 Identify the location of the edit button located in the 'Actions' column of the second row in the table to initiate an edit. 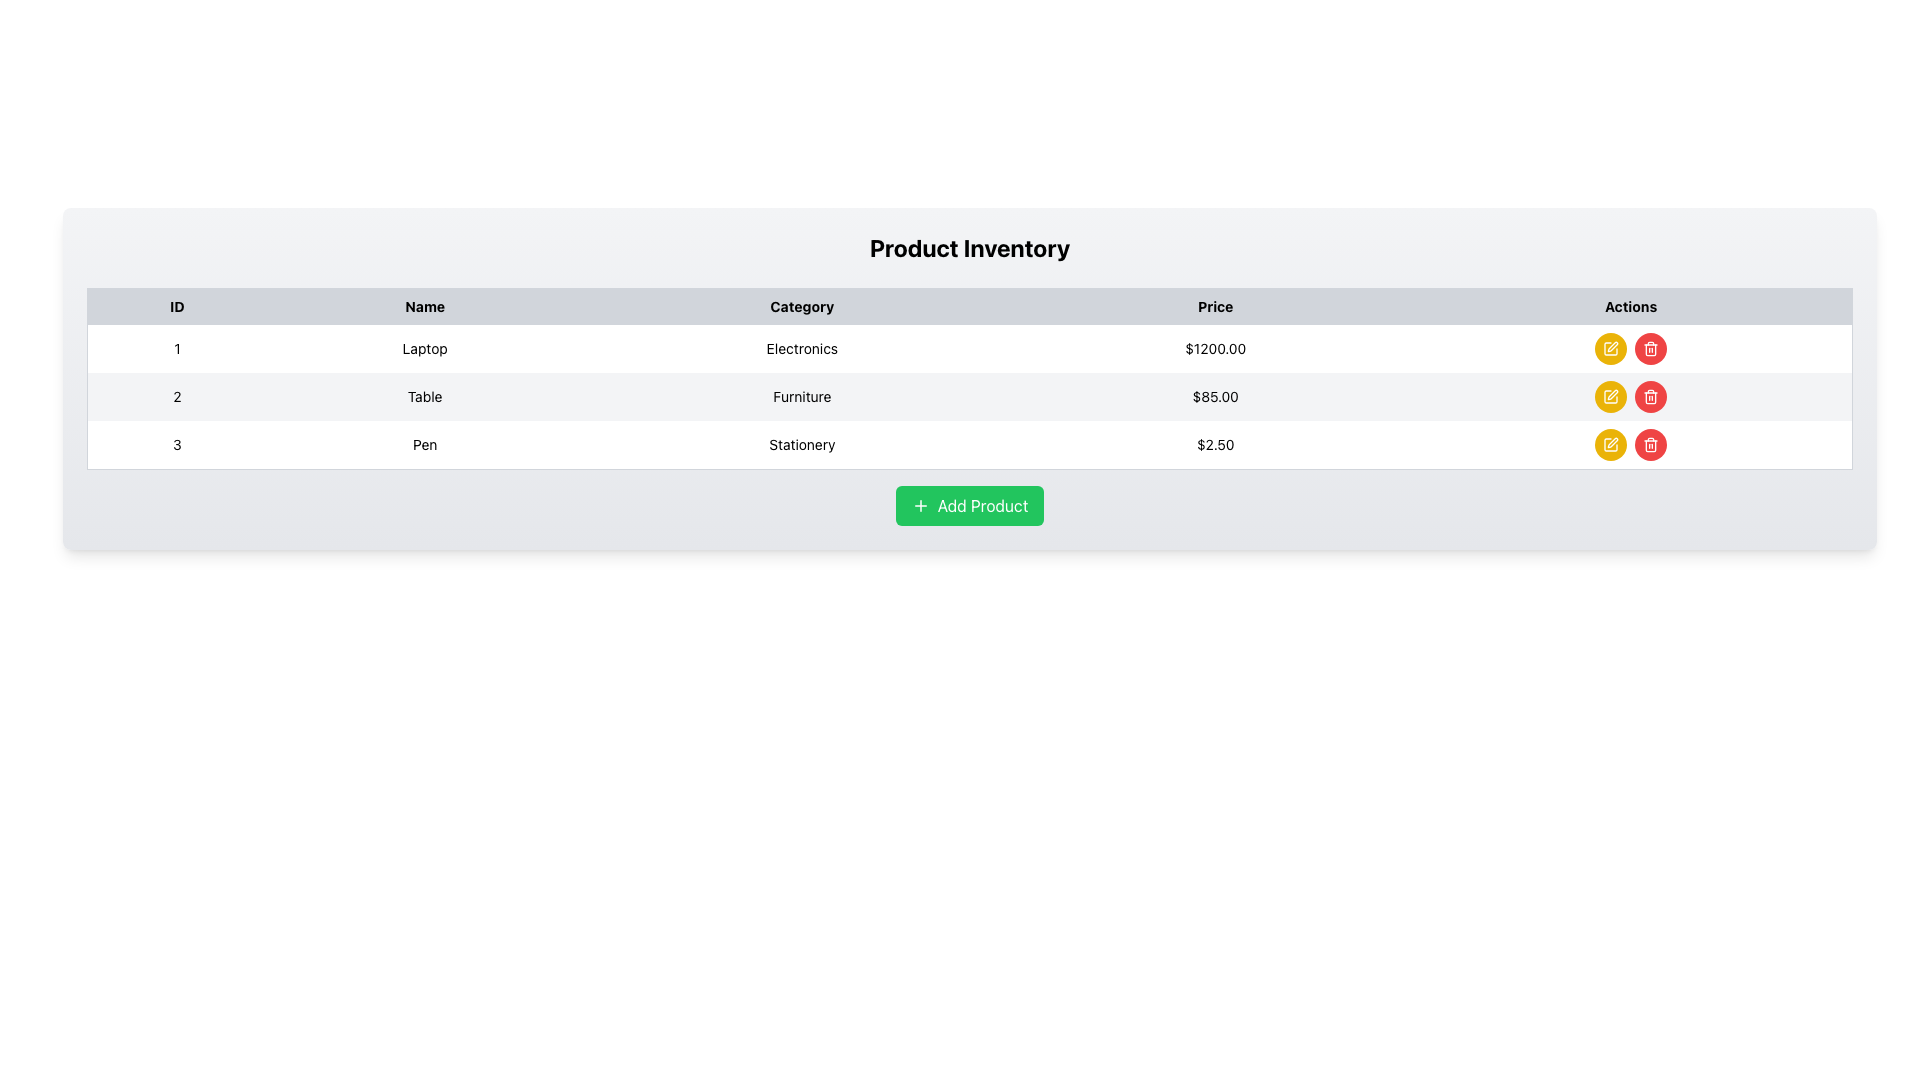
(1611, 347).